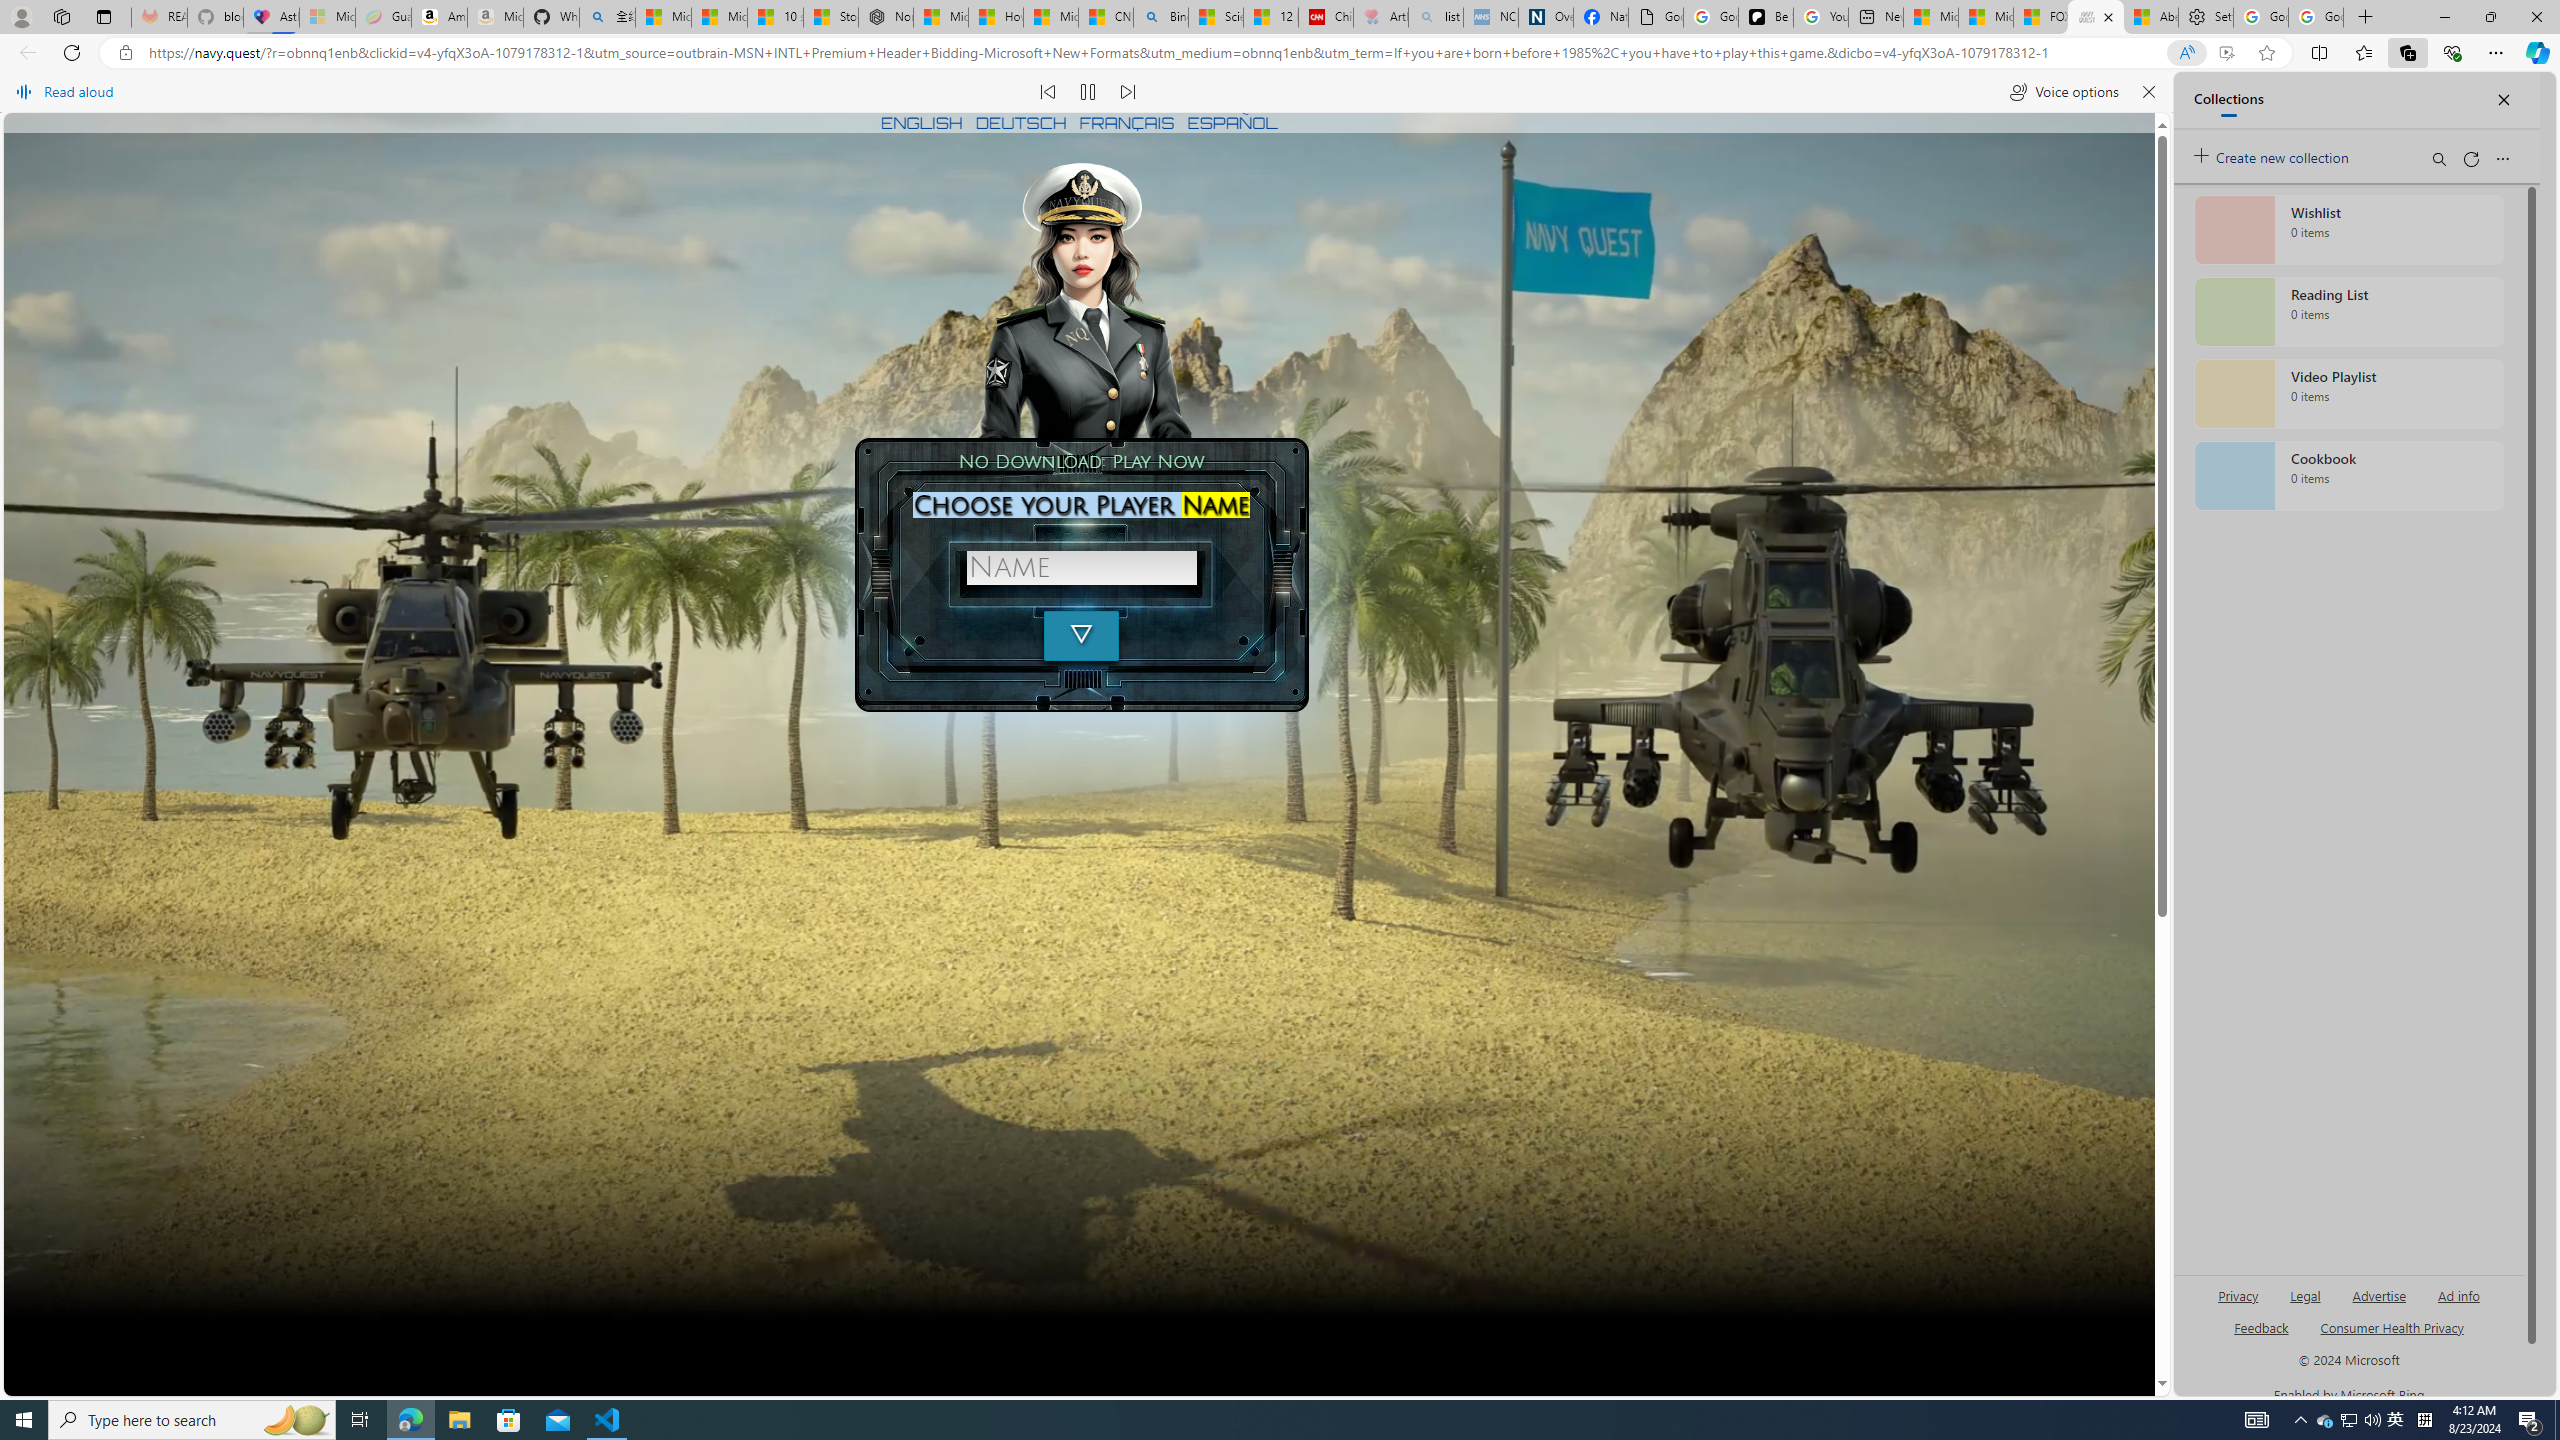  I want to click on 'Add this page to favorites (Ctrl+D)', so click(2266, 53).